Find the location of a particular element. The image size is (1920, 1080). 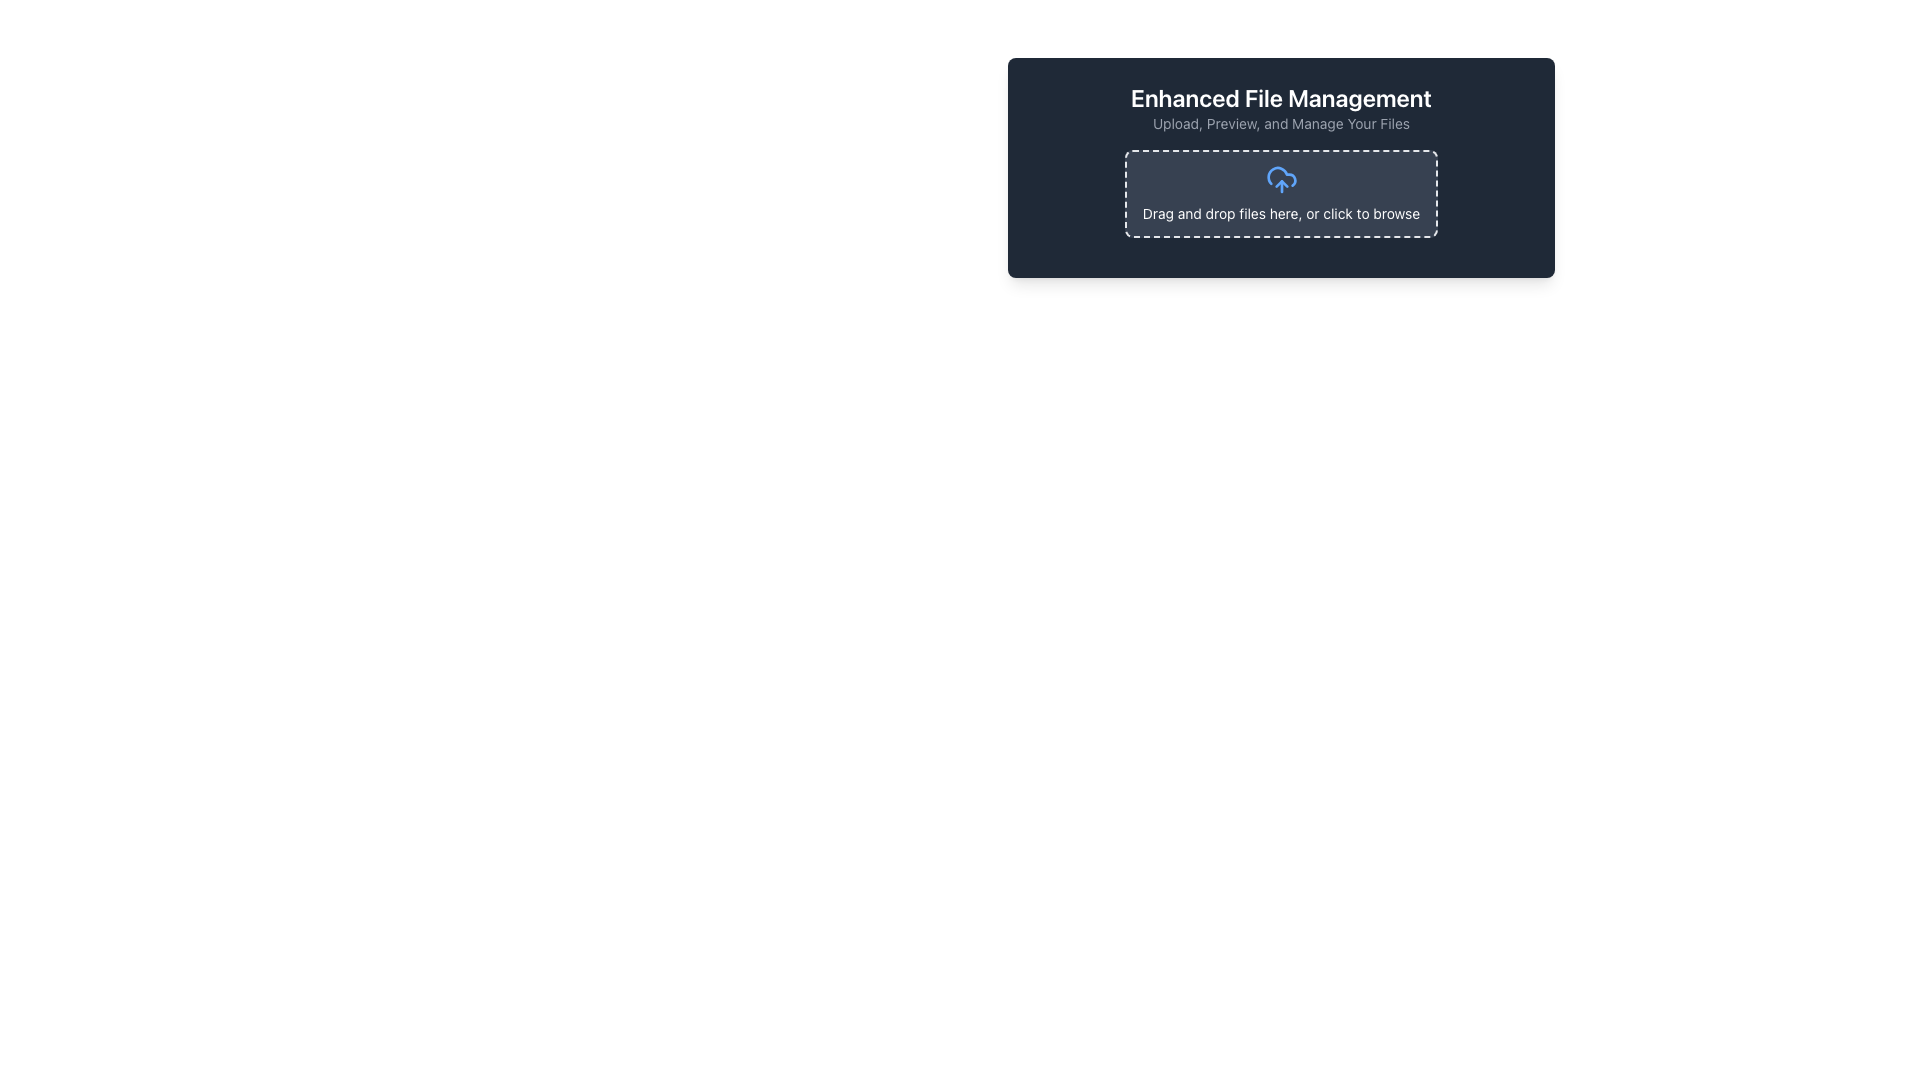

the static text label that says 'Drag and drop files here, or click to browse.' which is centrally located within the file upload area is located at coordinates (1281, 213).